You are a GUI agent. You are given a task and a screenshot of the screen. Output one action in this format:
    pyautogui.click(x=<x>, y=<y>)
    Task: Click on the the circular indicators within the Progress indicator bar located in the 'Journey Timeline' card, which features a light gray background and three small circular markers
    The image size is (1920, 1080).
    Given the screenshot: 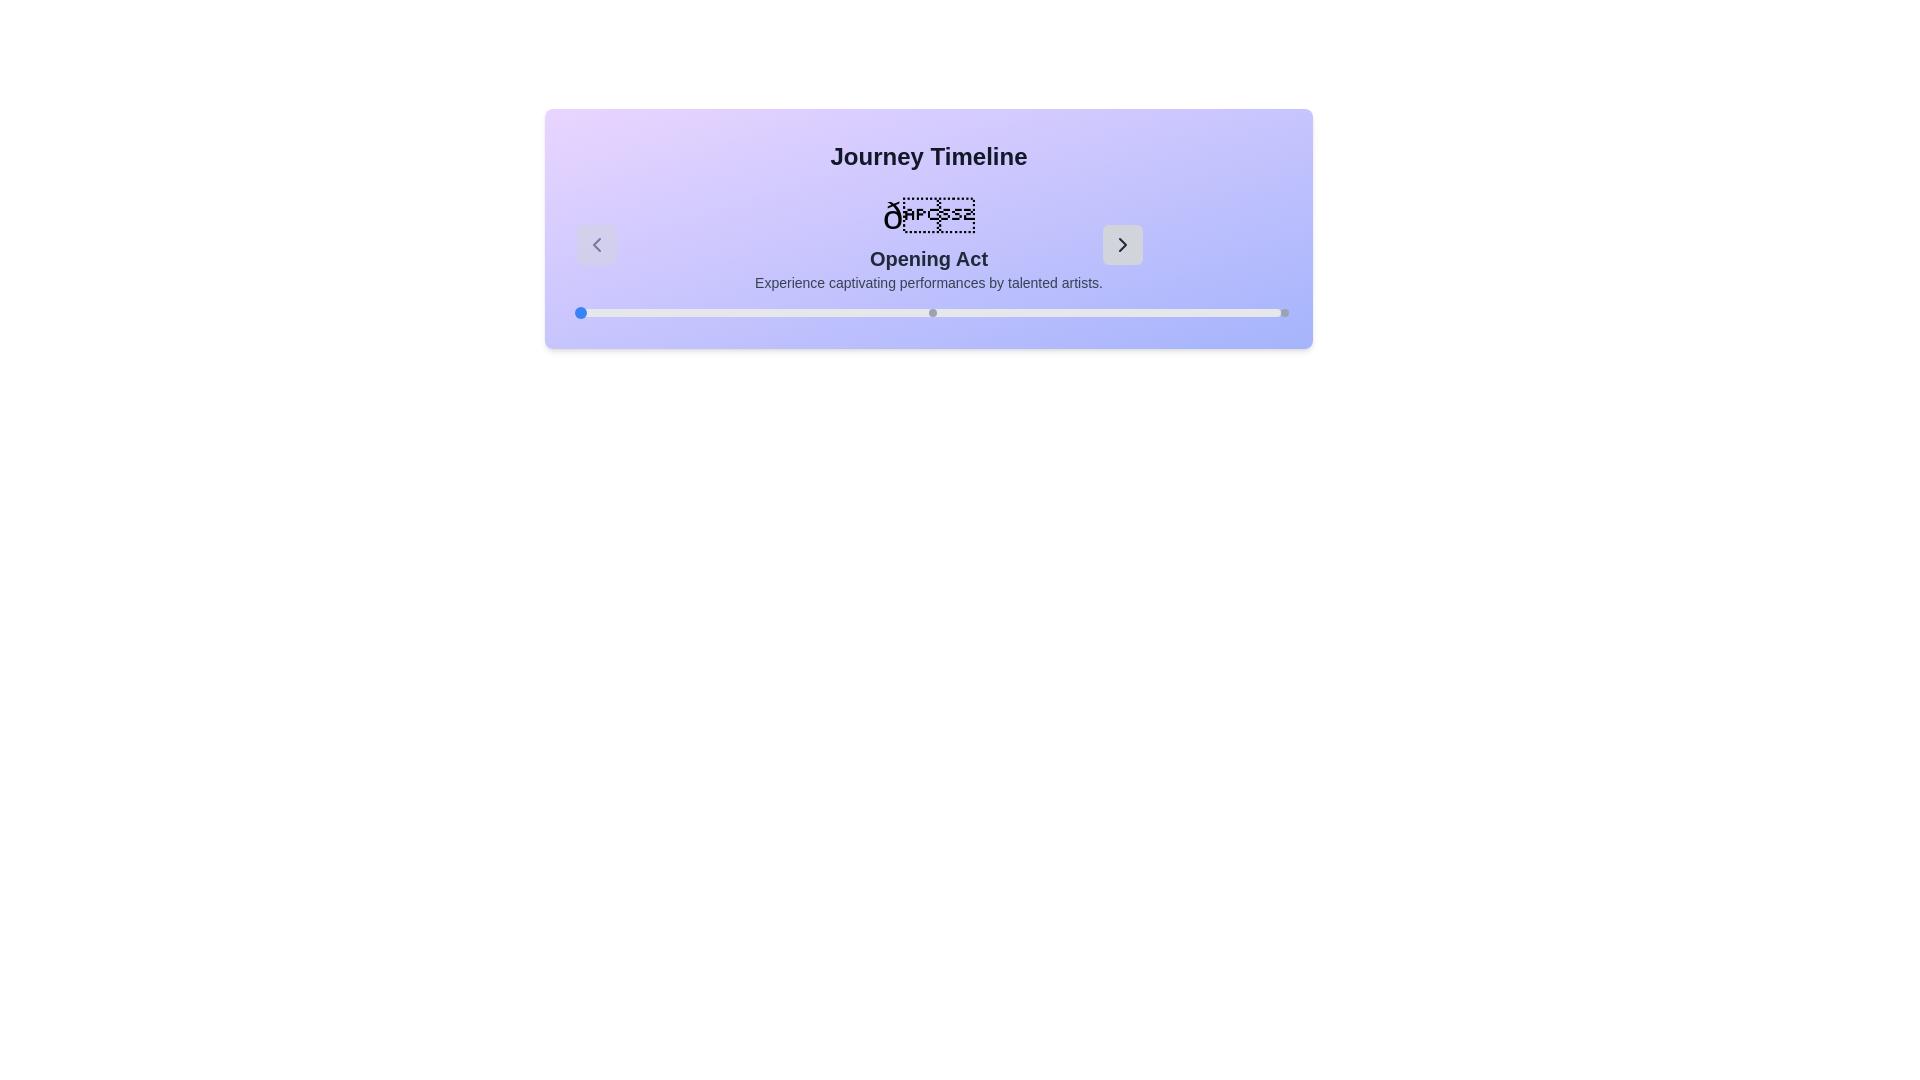 What is the action you would take?
    pyautogui.click(x=928, y=312)
    